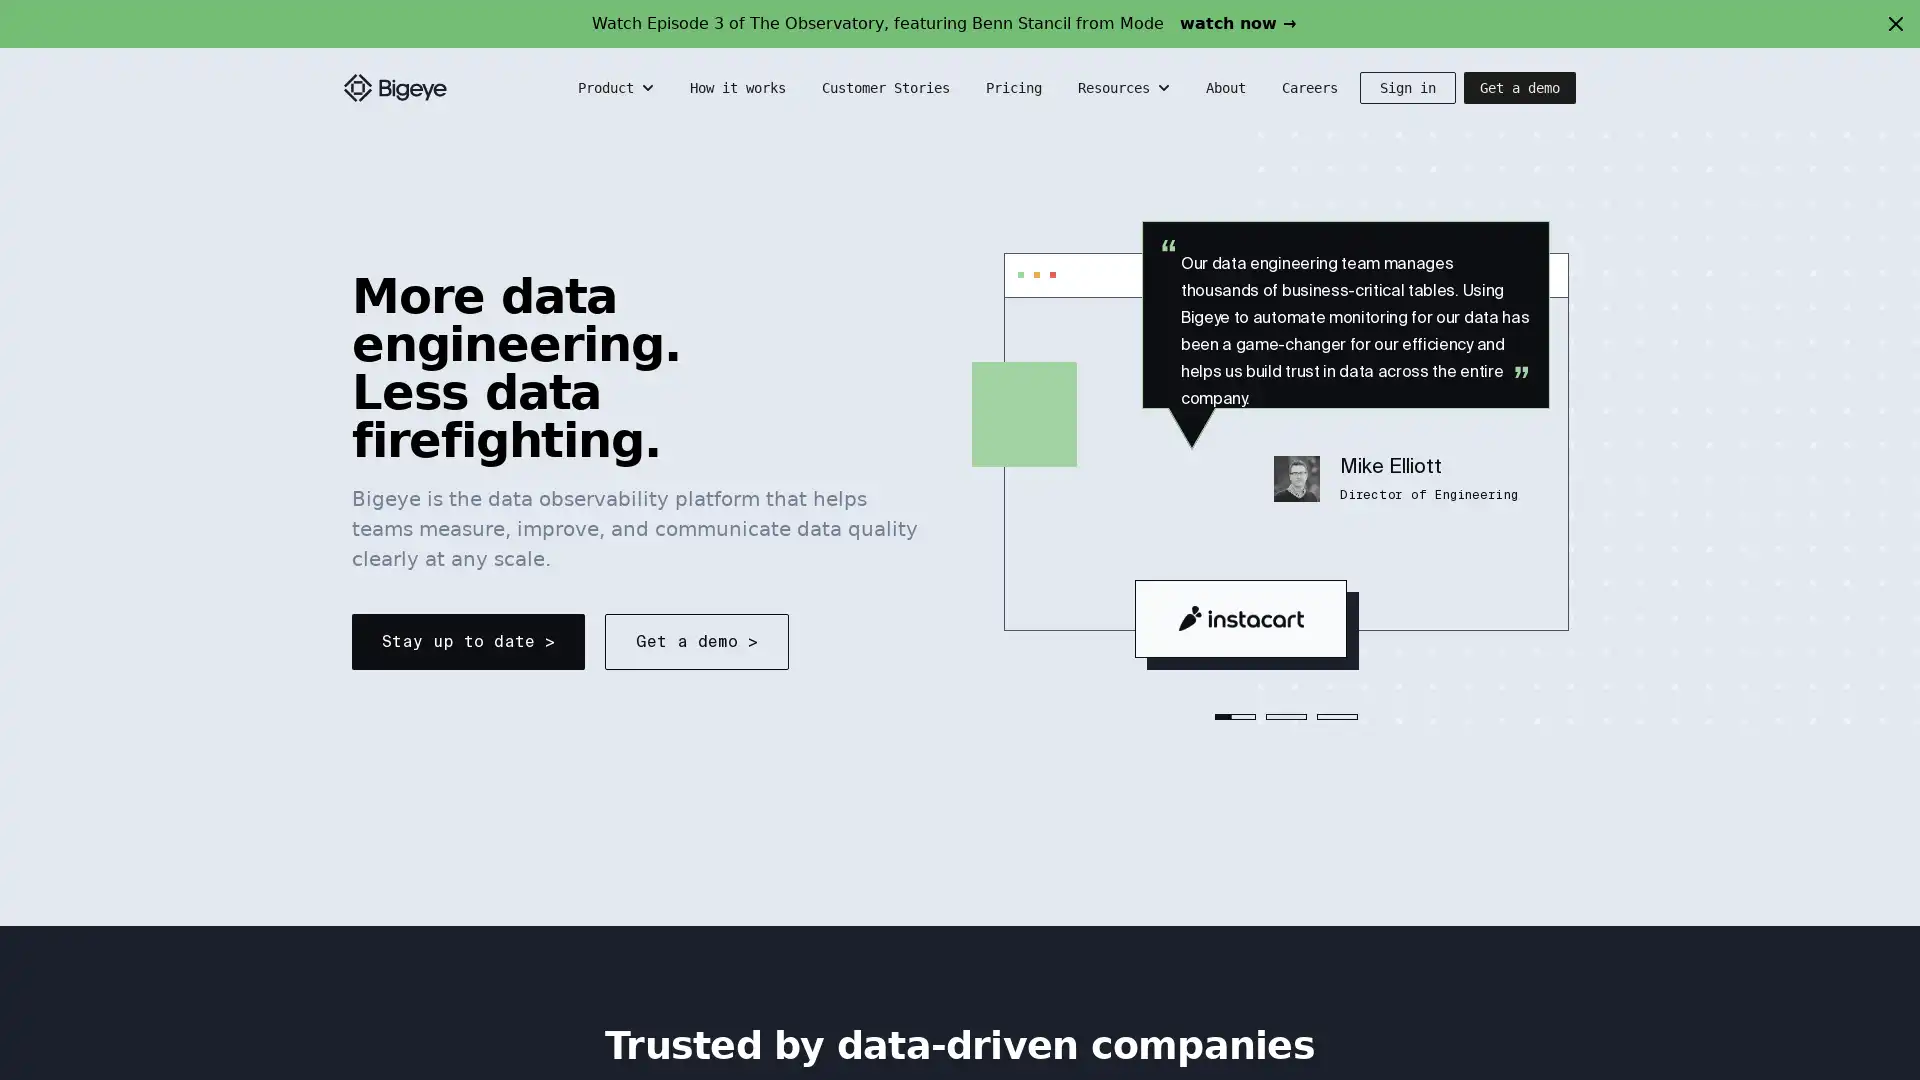  What do you see at coordinates (1895, 23) in the screenshot?
I see `Dismiss` at bounding box center [1895, 23].